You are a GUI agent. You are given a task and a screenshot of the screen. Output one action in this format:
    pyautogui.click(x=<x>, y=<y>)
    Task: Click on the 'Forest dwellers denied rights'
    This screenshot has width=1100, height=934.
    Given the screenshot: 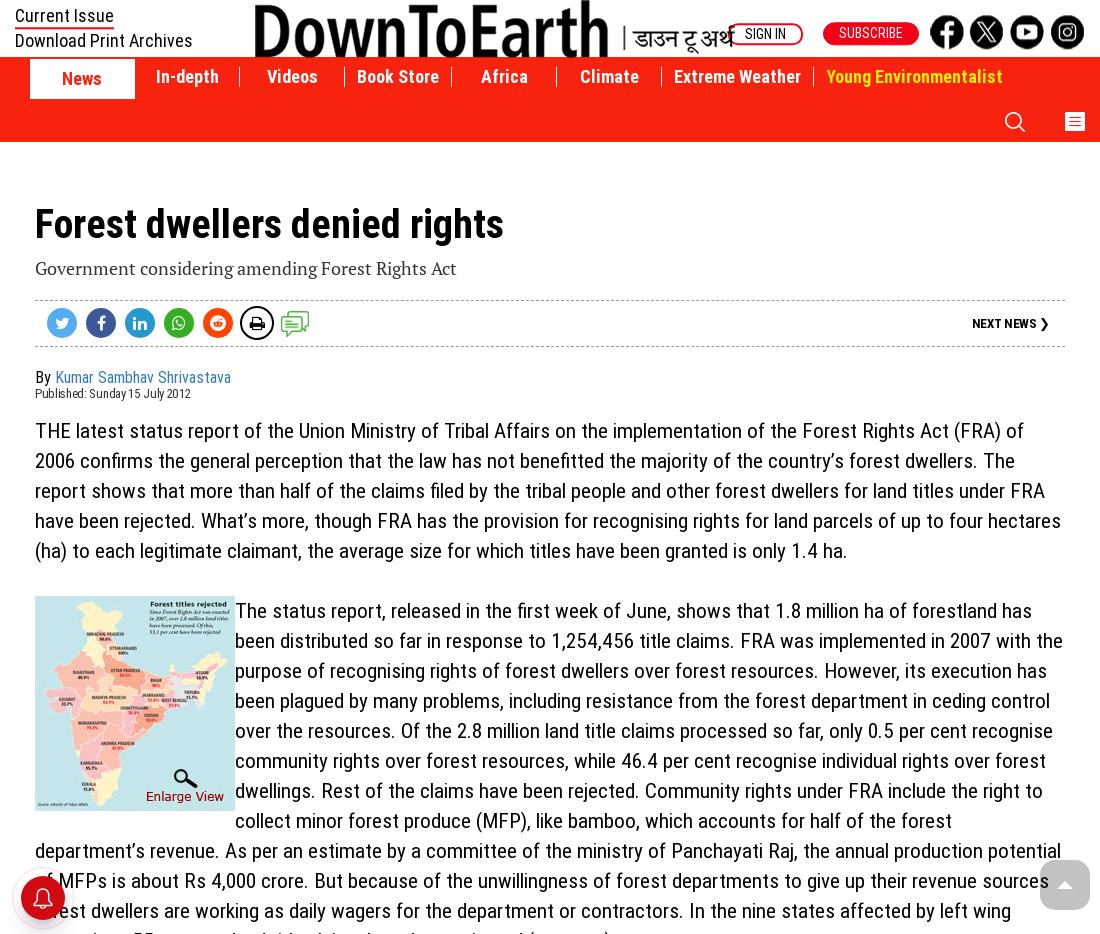 What is the action you would take?
    pyautogui.click(x=269, y=222)
    